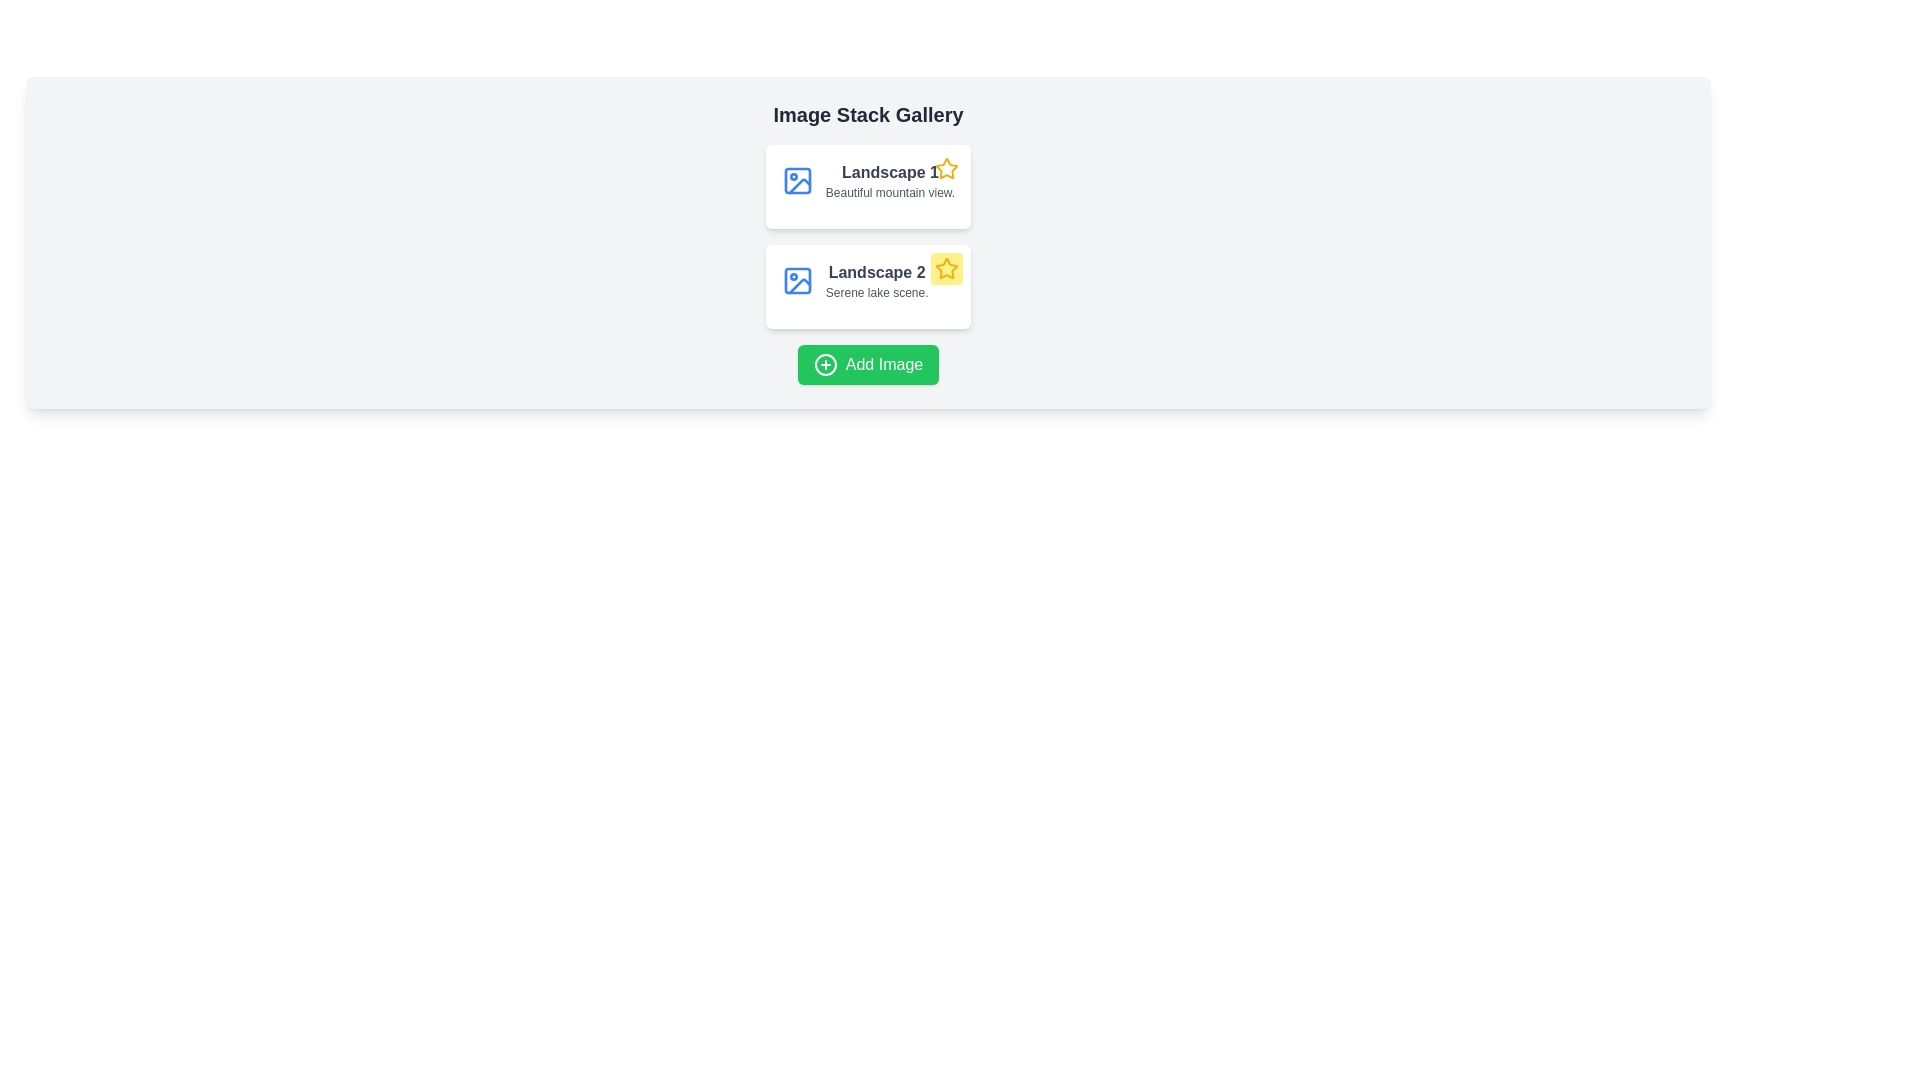 This screenshot has width=1920, height=1080. What do you see at coordinates (889, 172) in the screenshot?
I see `the text label displaying 'Landscape 1' in bold dark gray, located at the top-left of the image description card in the 'Image Stack Gallery'` at bounding box center [889, 172].